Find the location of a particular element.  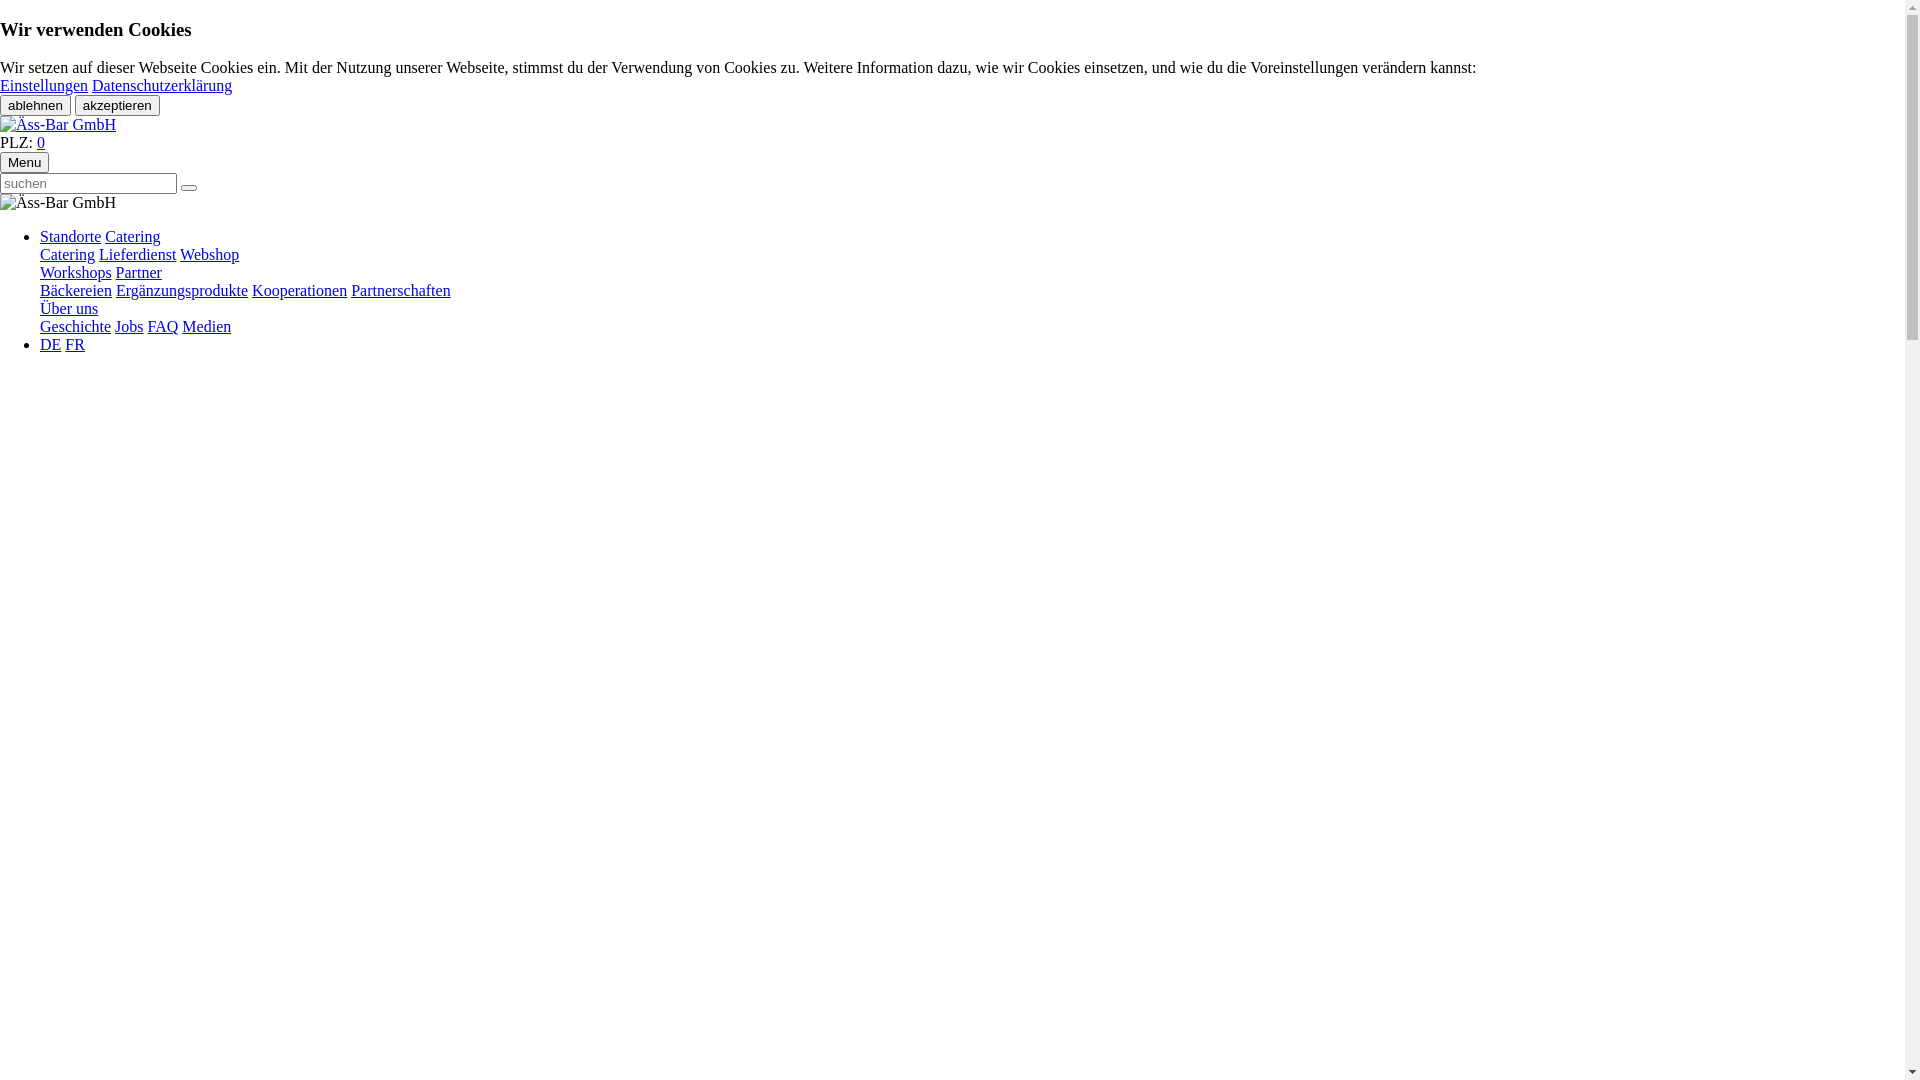

'Webshop' is located at coordinates (180, 253).